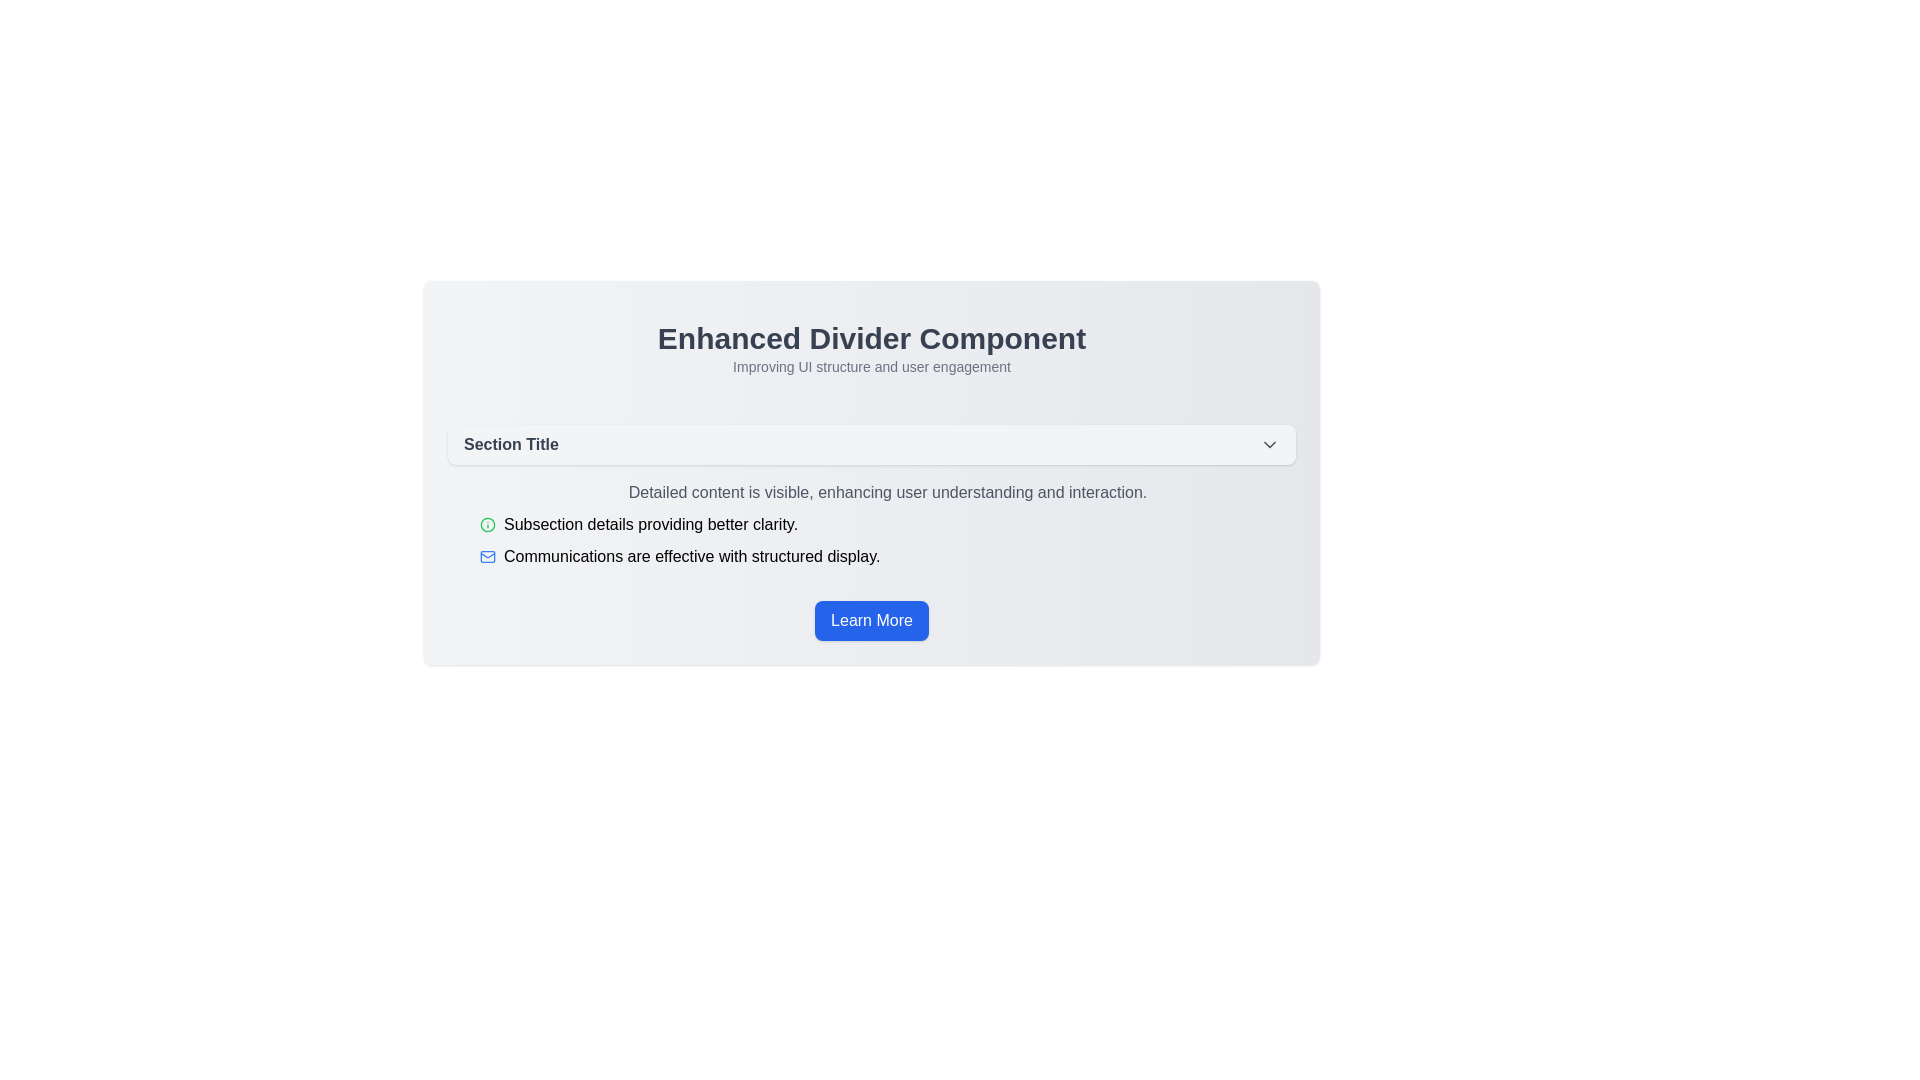 This screenshot has height=1080, width=1920. What do you see at coordinates (872, 620) in the screenshot?
I see `the call-to-action button located below the informational text` at bounding box center [872, 620].